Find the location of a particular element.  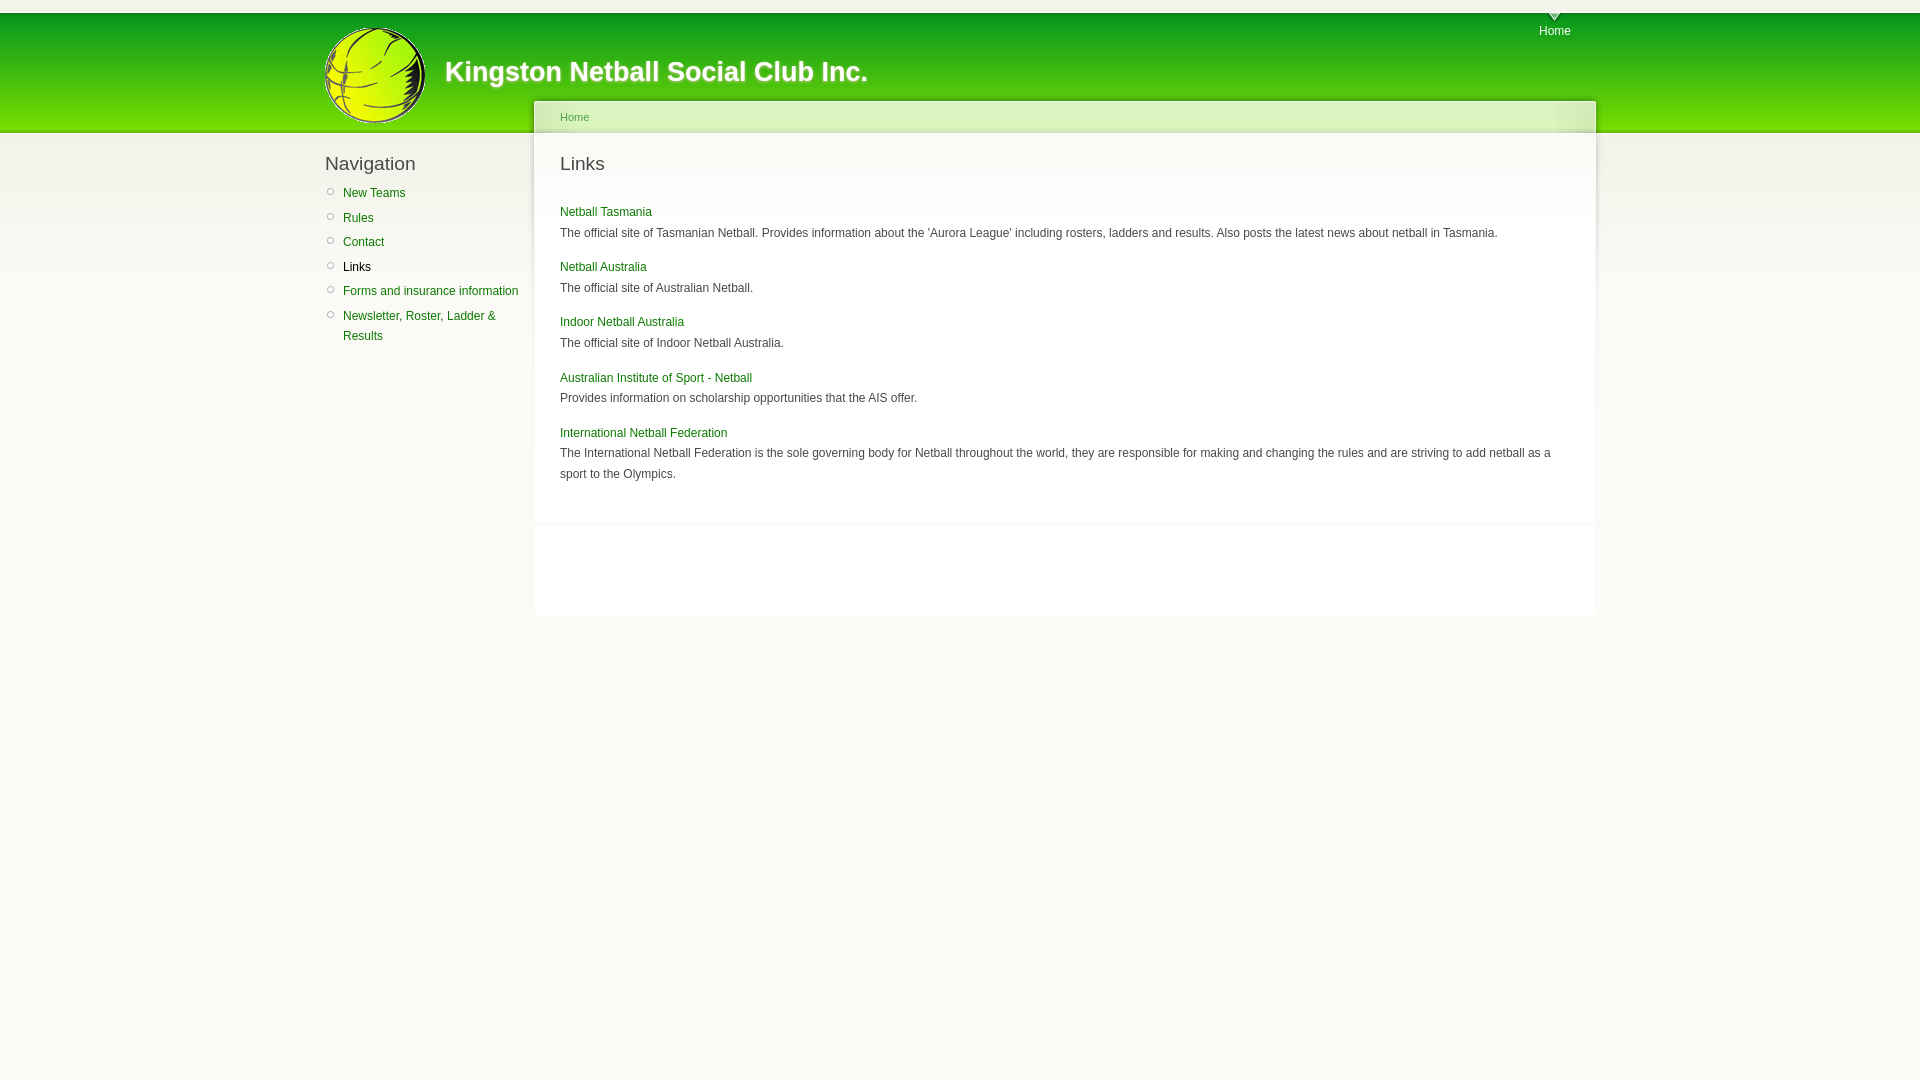

'Indoor Netball Australia' is located at coordinates (621, 320).